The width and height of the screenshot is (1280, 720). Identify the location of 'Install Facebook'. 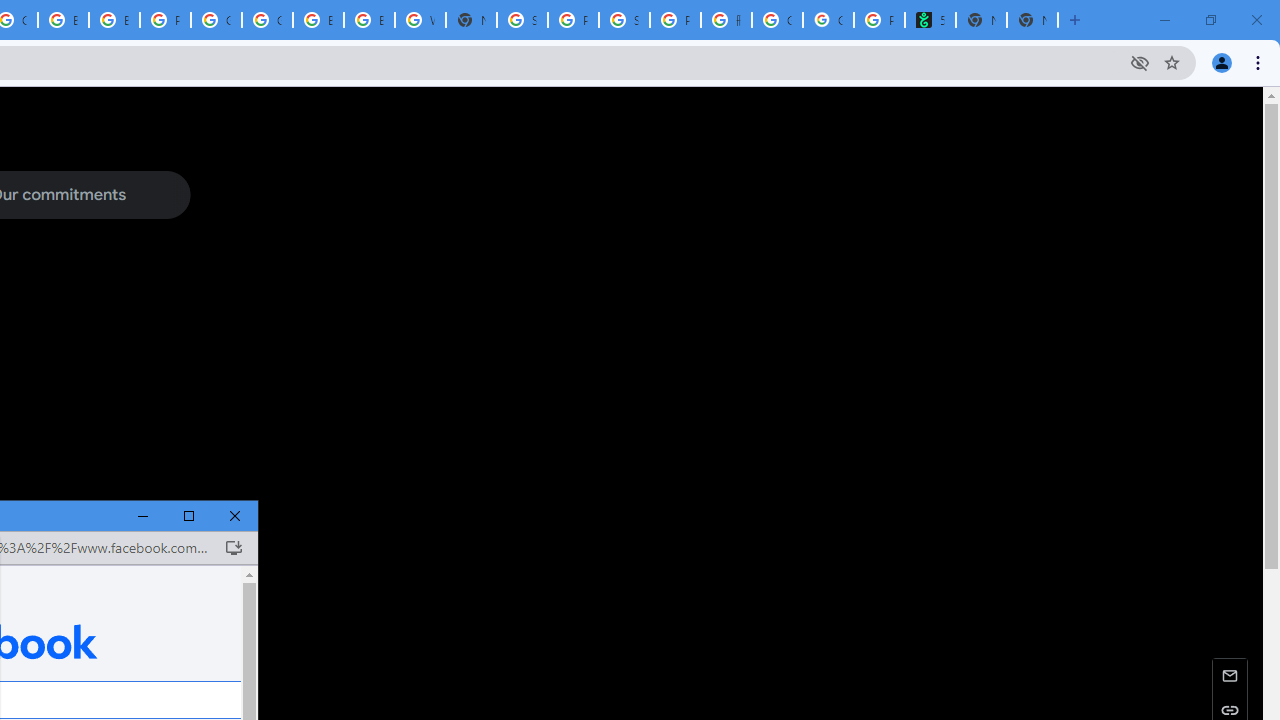
(233, 547).